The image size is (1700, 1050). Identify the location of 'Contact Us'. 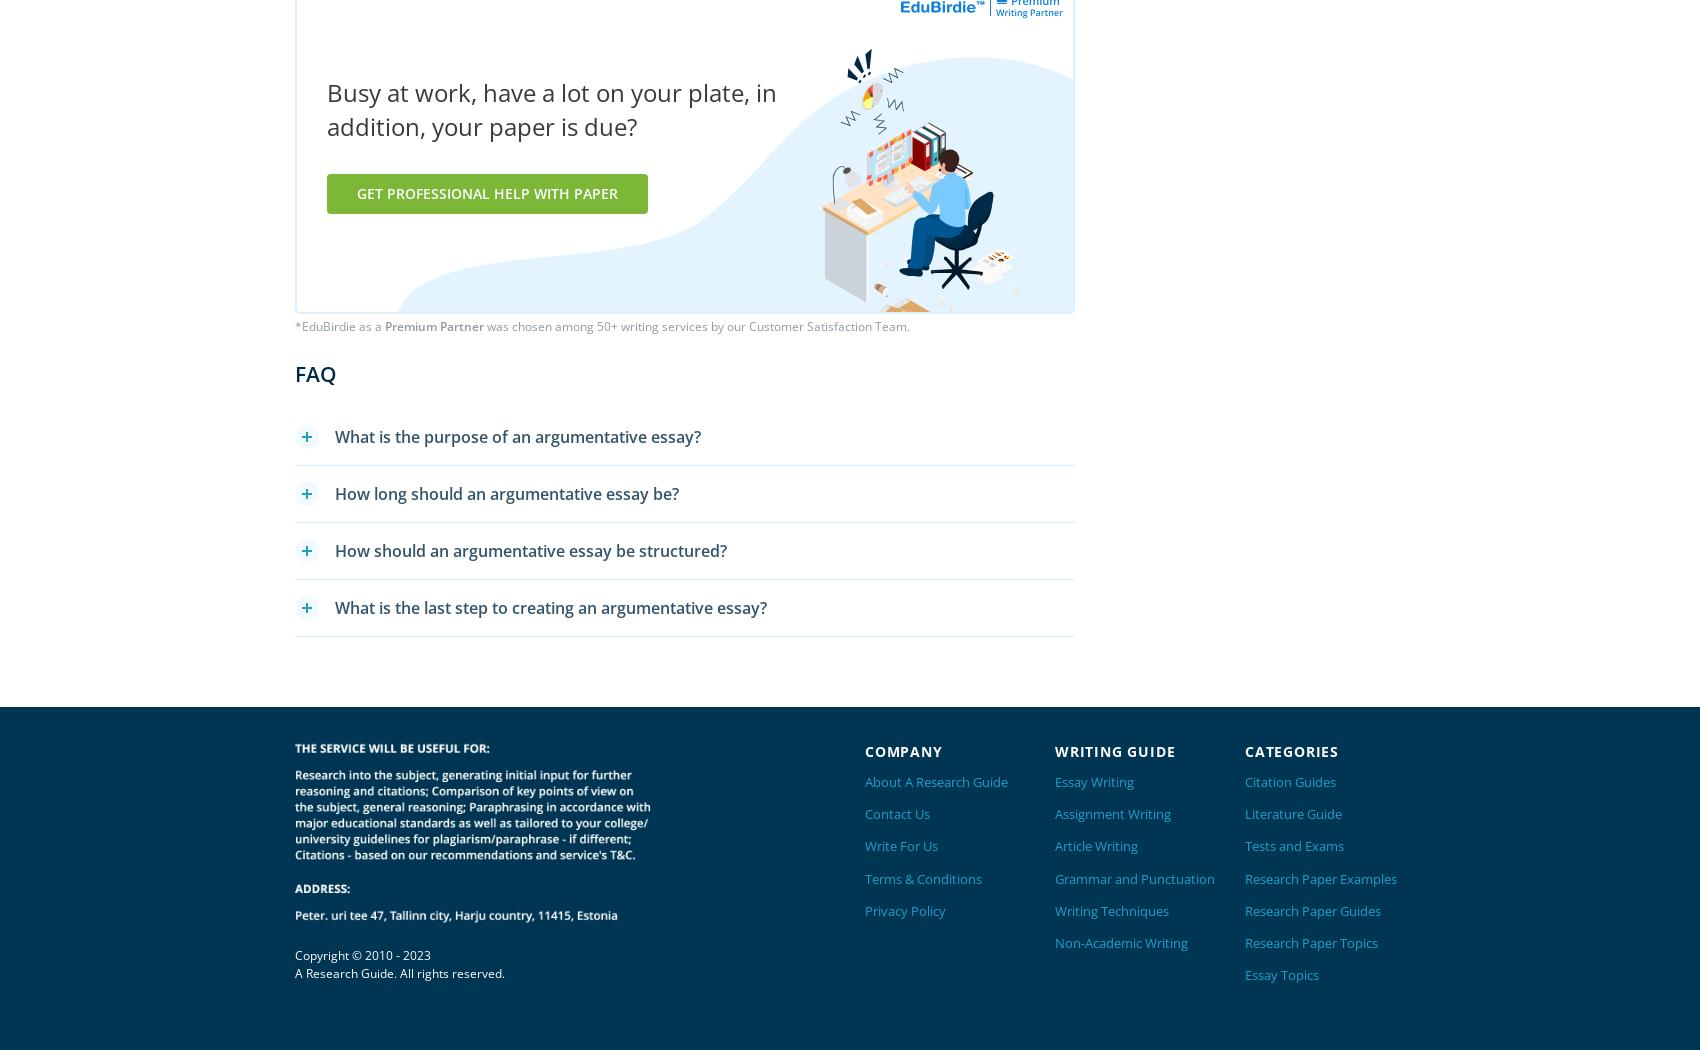
(897, 812).